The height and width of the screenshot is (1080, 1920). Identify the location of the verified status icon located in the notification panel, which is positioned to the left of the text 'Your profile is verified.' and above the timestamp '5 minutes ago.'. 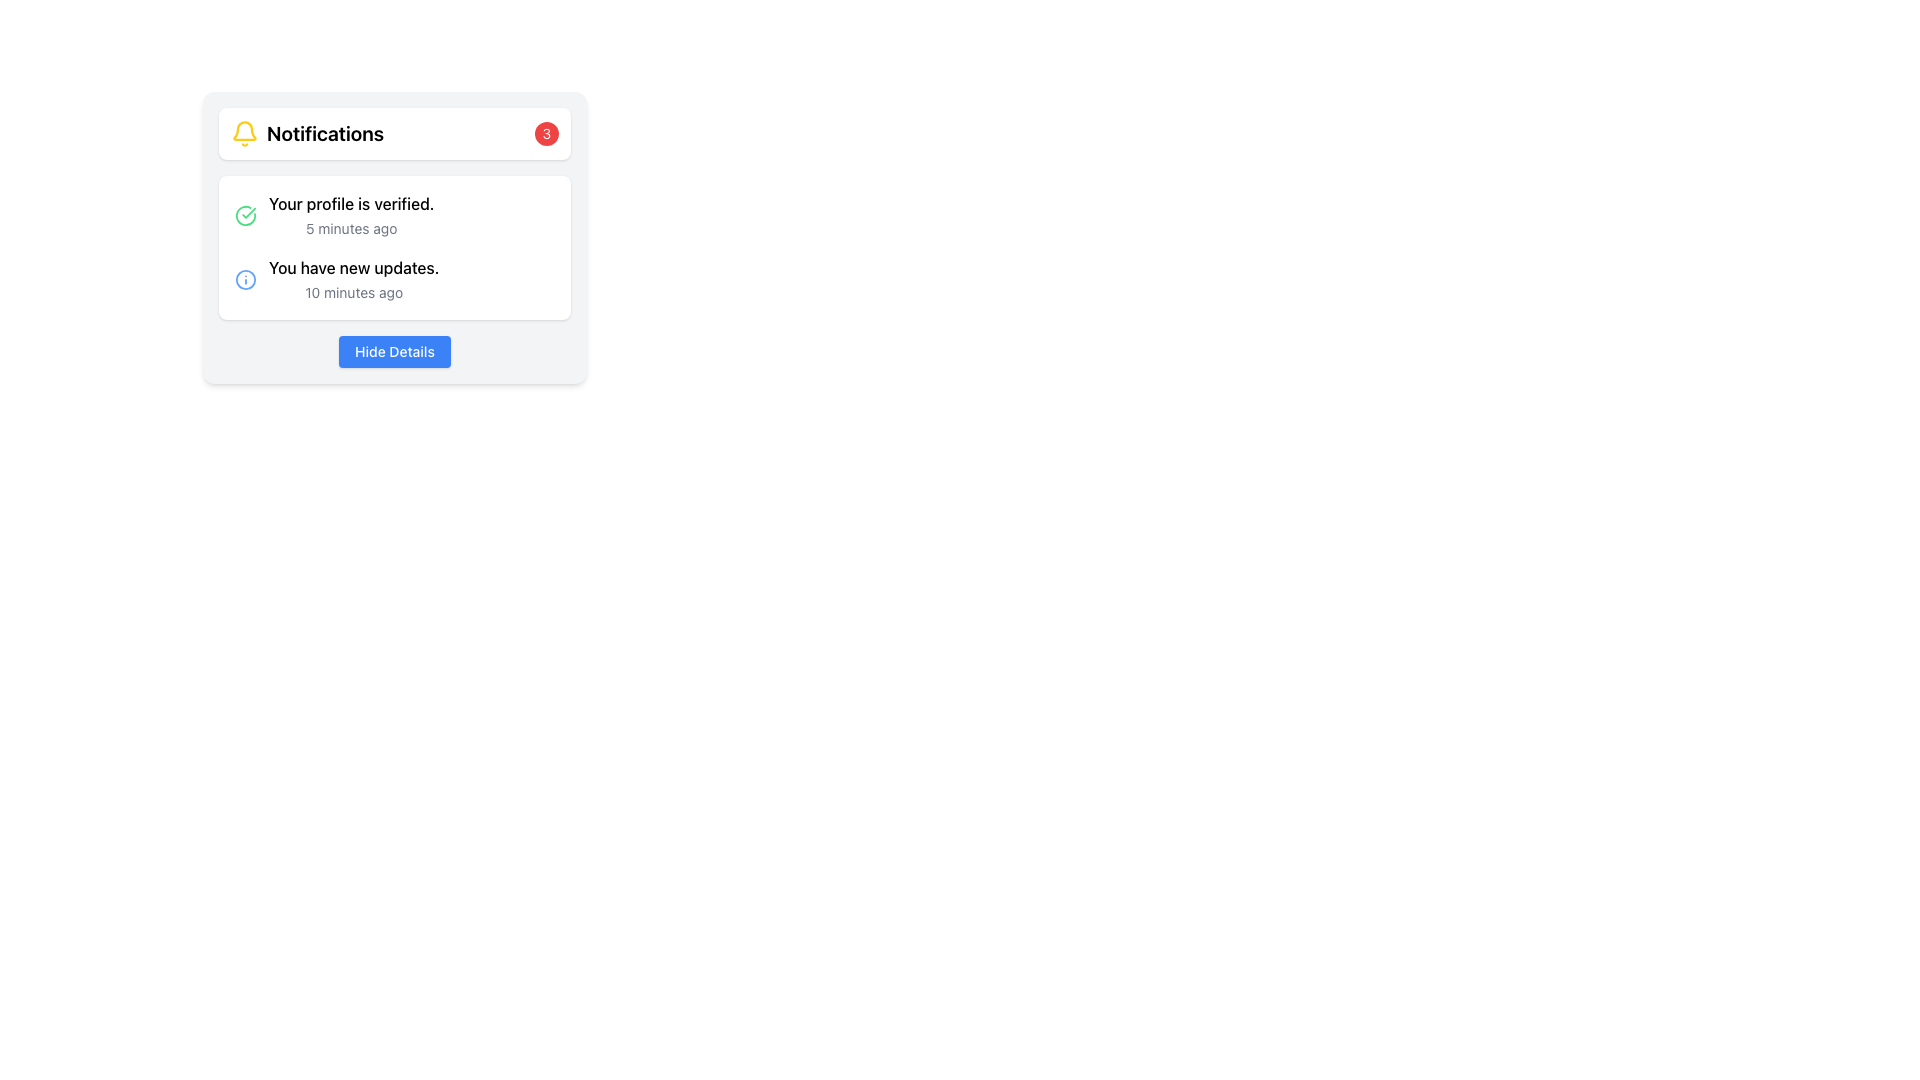
(244, 216).